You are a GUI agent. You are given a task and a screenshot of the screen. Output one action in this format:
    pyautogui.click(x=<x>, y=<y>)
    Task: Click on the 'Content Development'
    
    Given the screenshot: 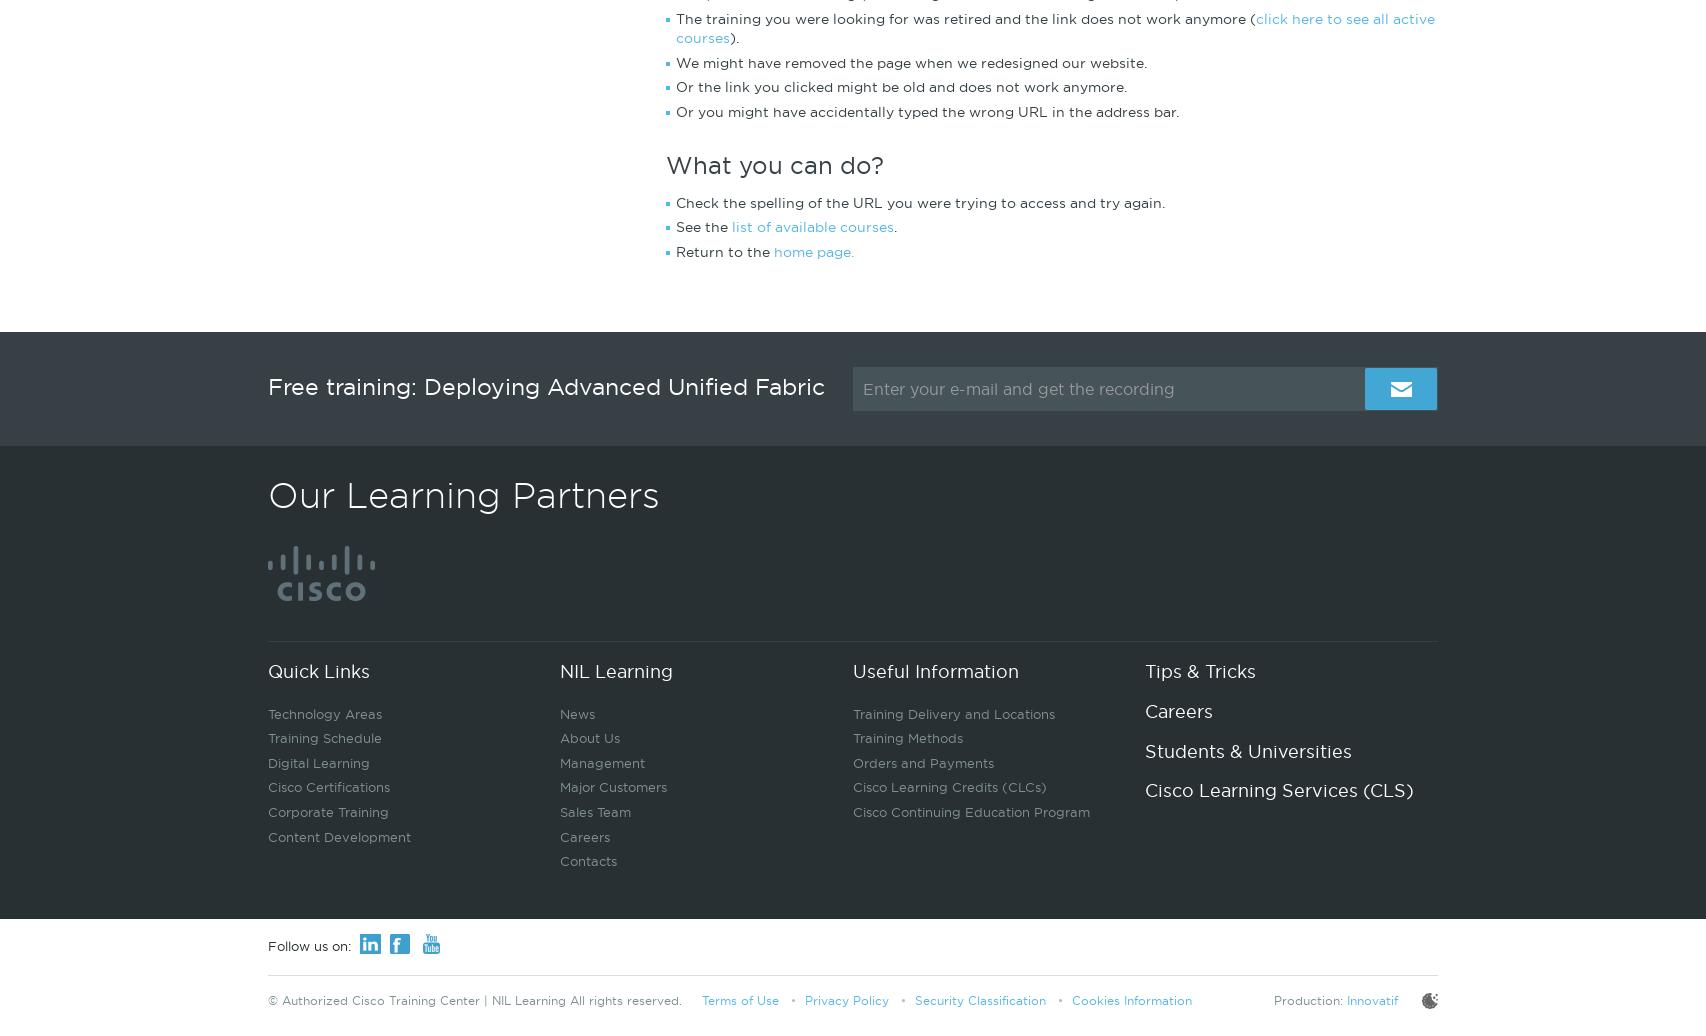 What is the action you would take?
    pyautogui.click(x=339, y=835)
    